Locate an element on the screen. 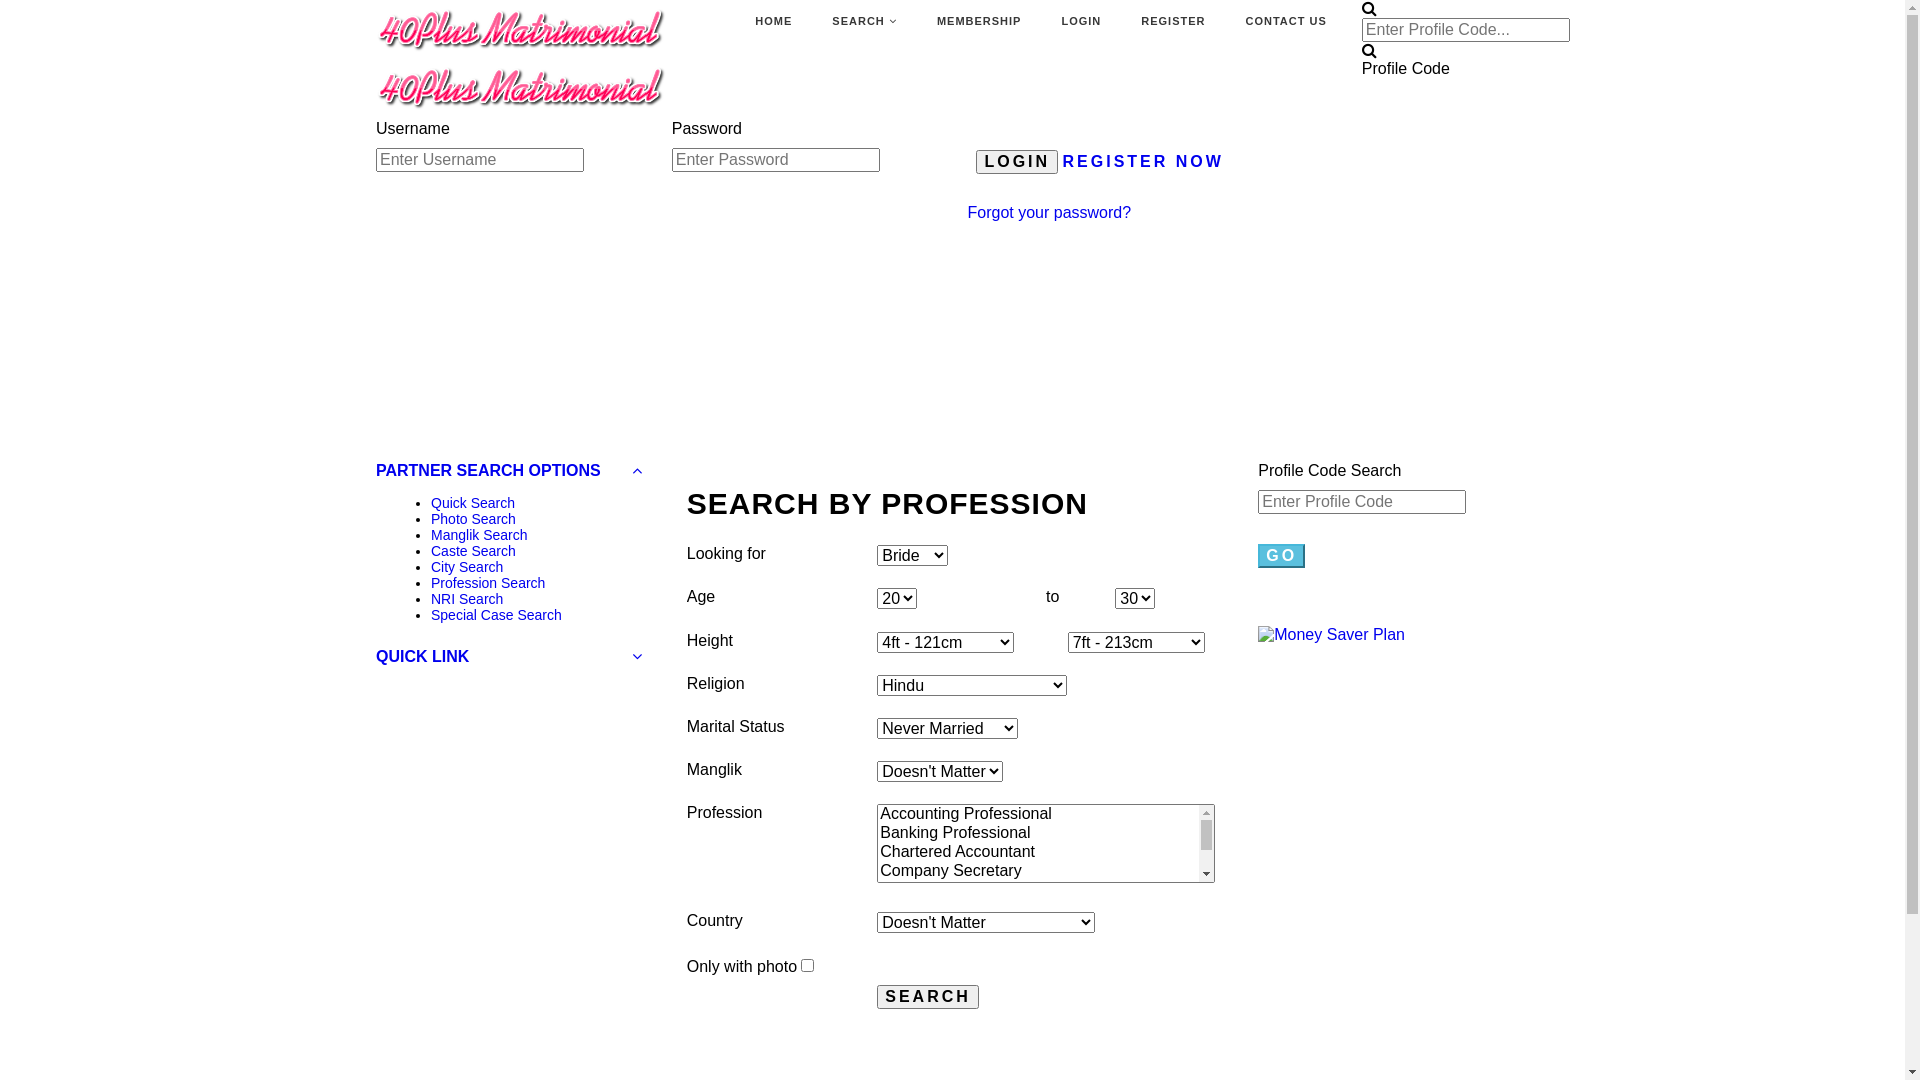  'City Search' is located at coordinates (465, 567).